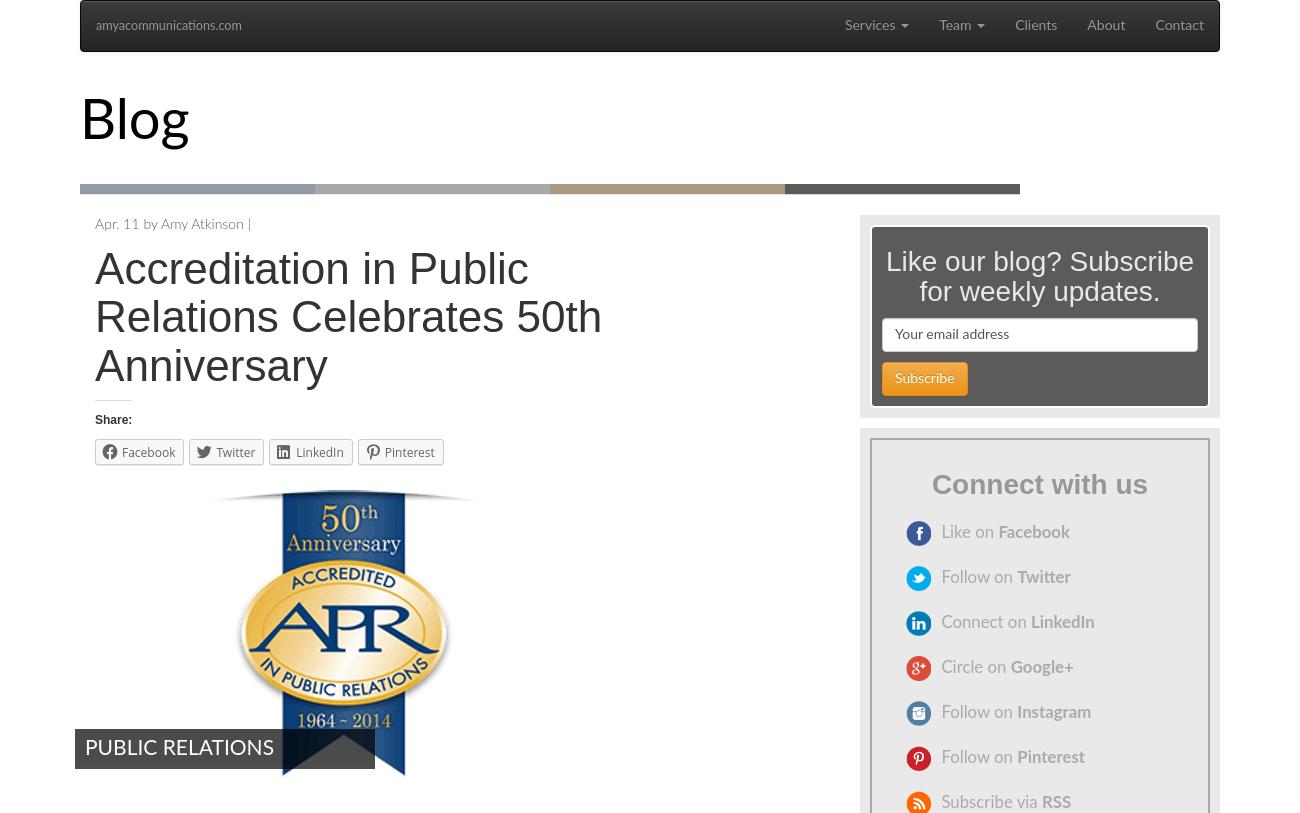 This screenshot has width=1300, height=813. Describe the element at coordinates (1041, 667) in the screenshot. I see `'Google+'` at that location.